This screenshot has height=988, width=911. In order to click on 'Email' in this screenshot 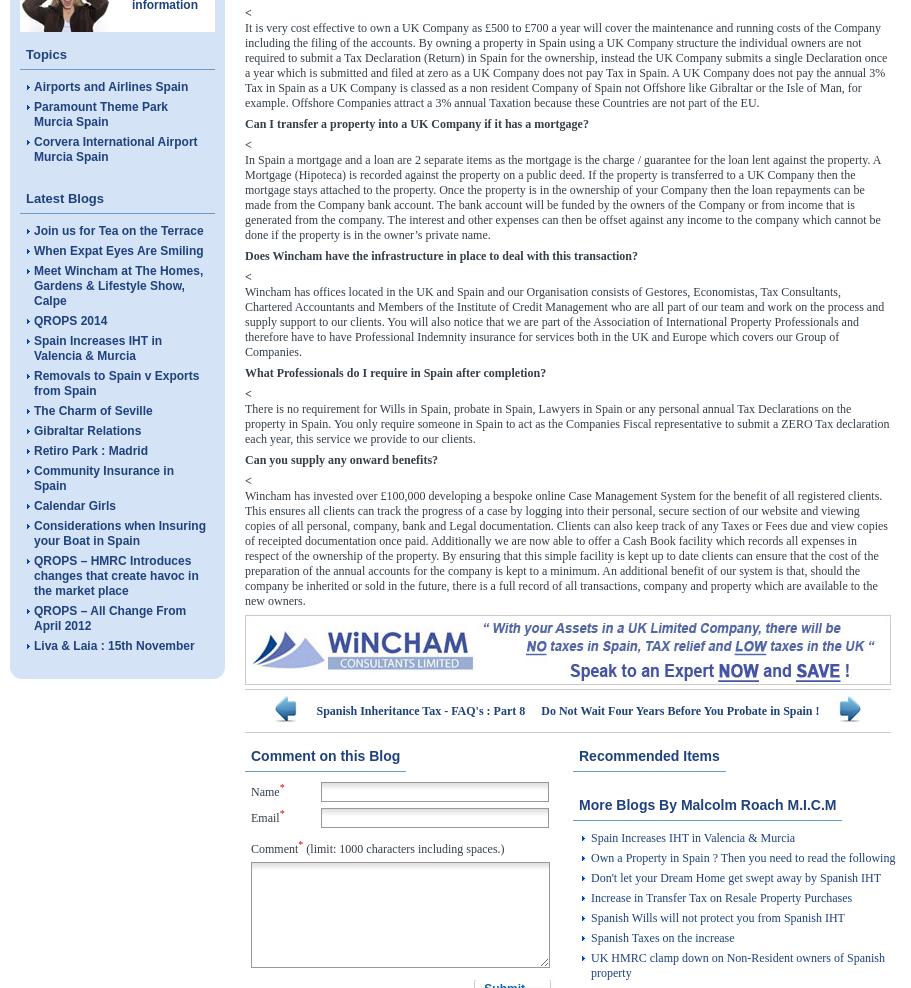, I will do `click(264, 817)`.